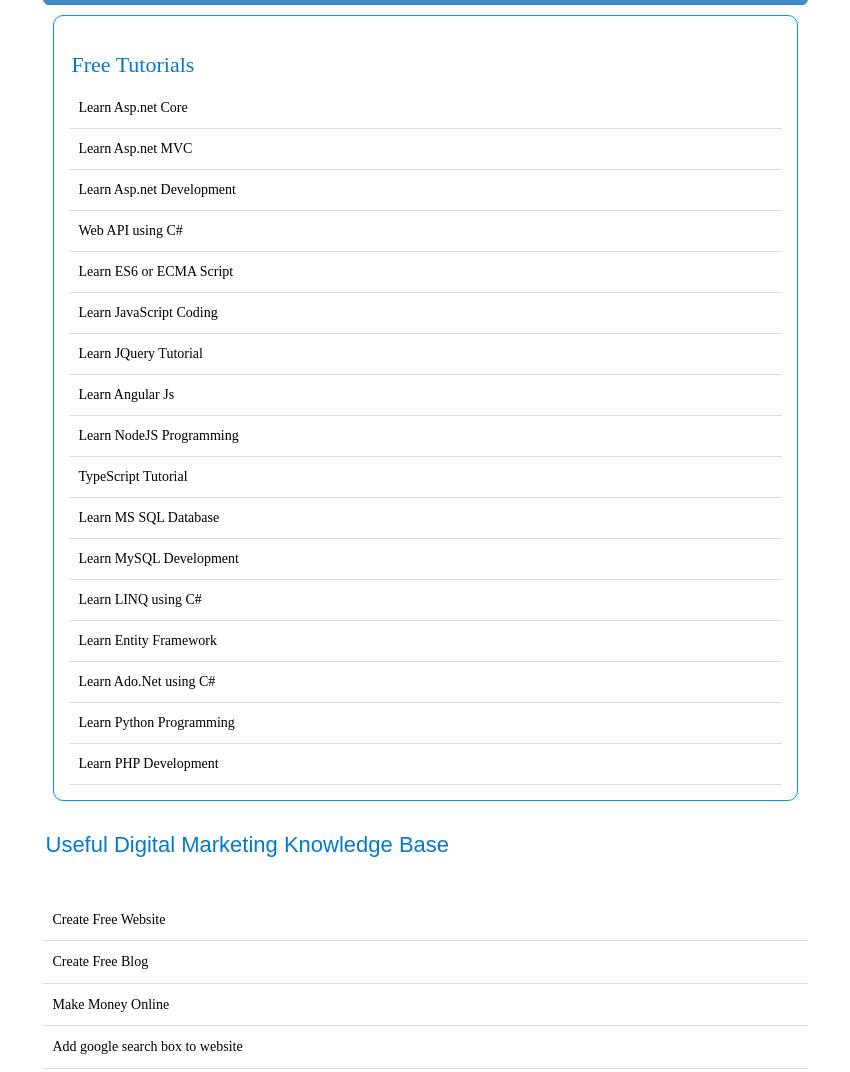  I want to click on 'Useful Digital Marketing Knowledge Base', so click(247, 843).